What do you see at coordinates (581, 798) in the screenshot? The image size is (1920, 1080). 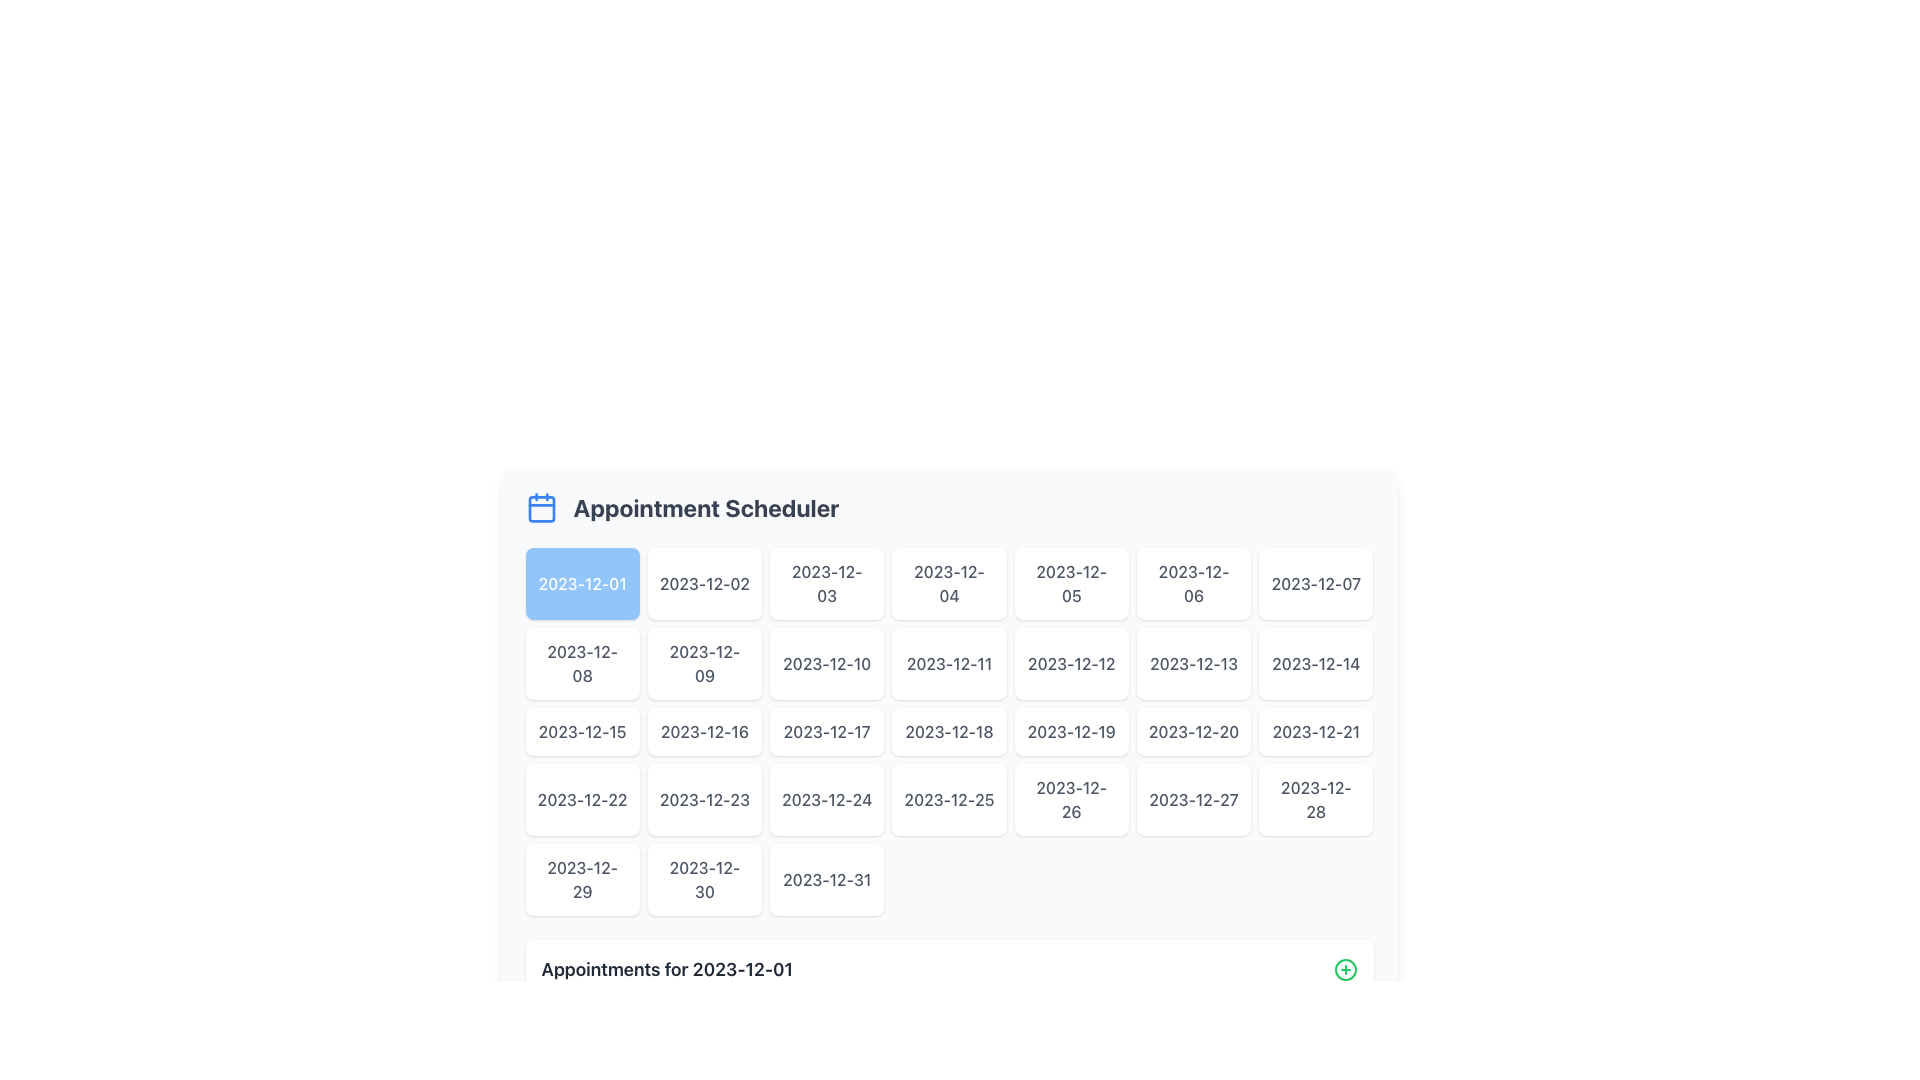 I see `the button labeled '2023-12-22'` at bounding box center [581, 798].